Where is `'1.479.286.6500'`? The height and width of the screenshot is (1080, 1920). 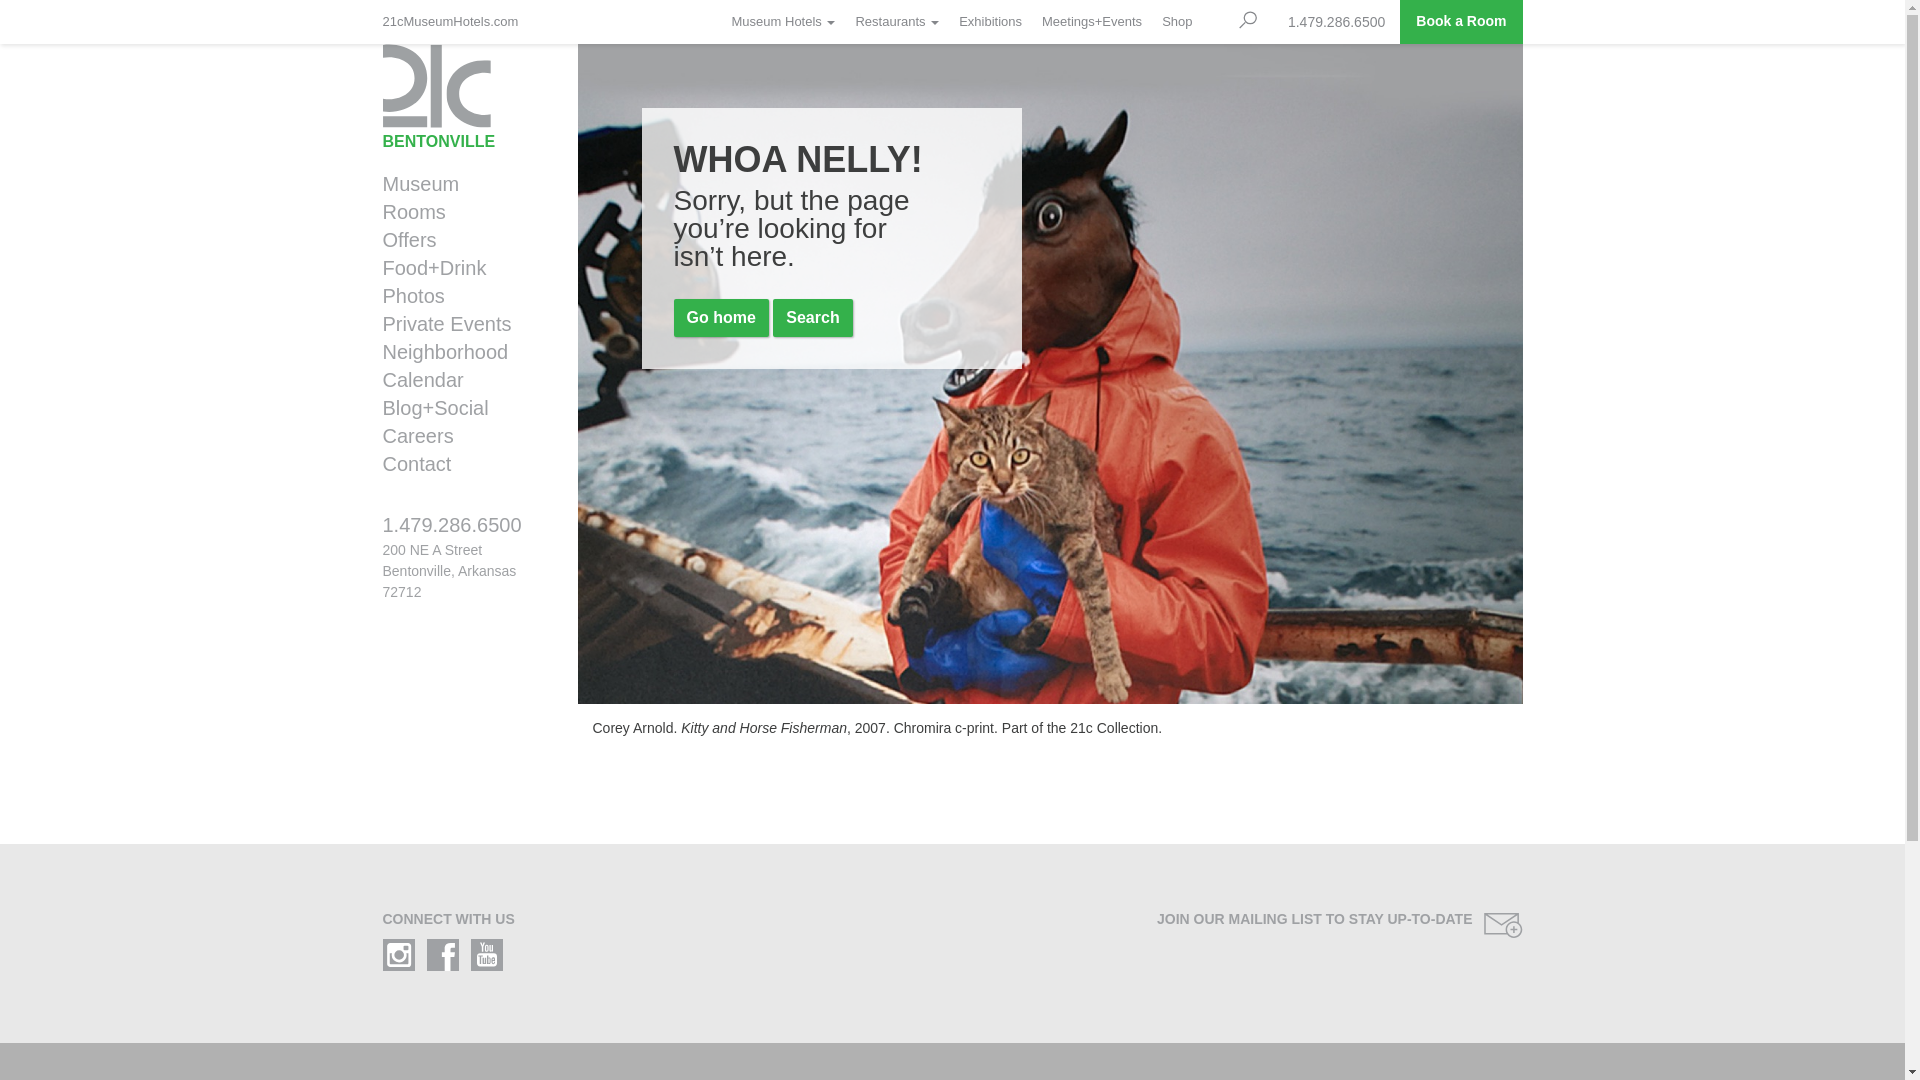 '1.479.286.6500' is located at coordinates (463, 532).